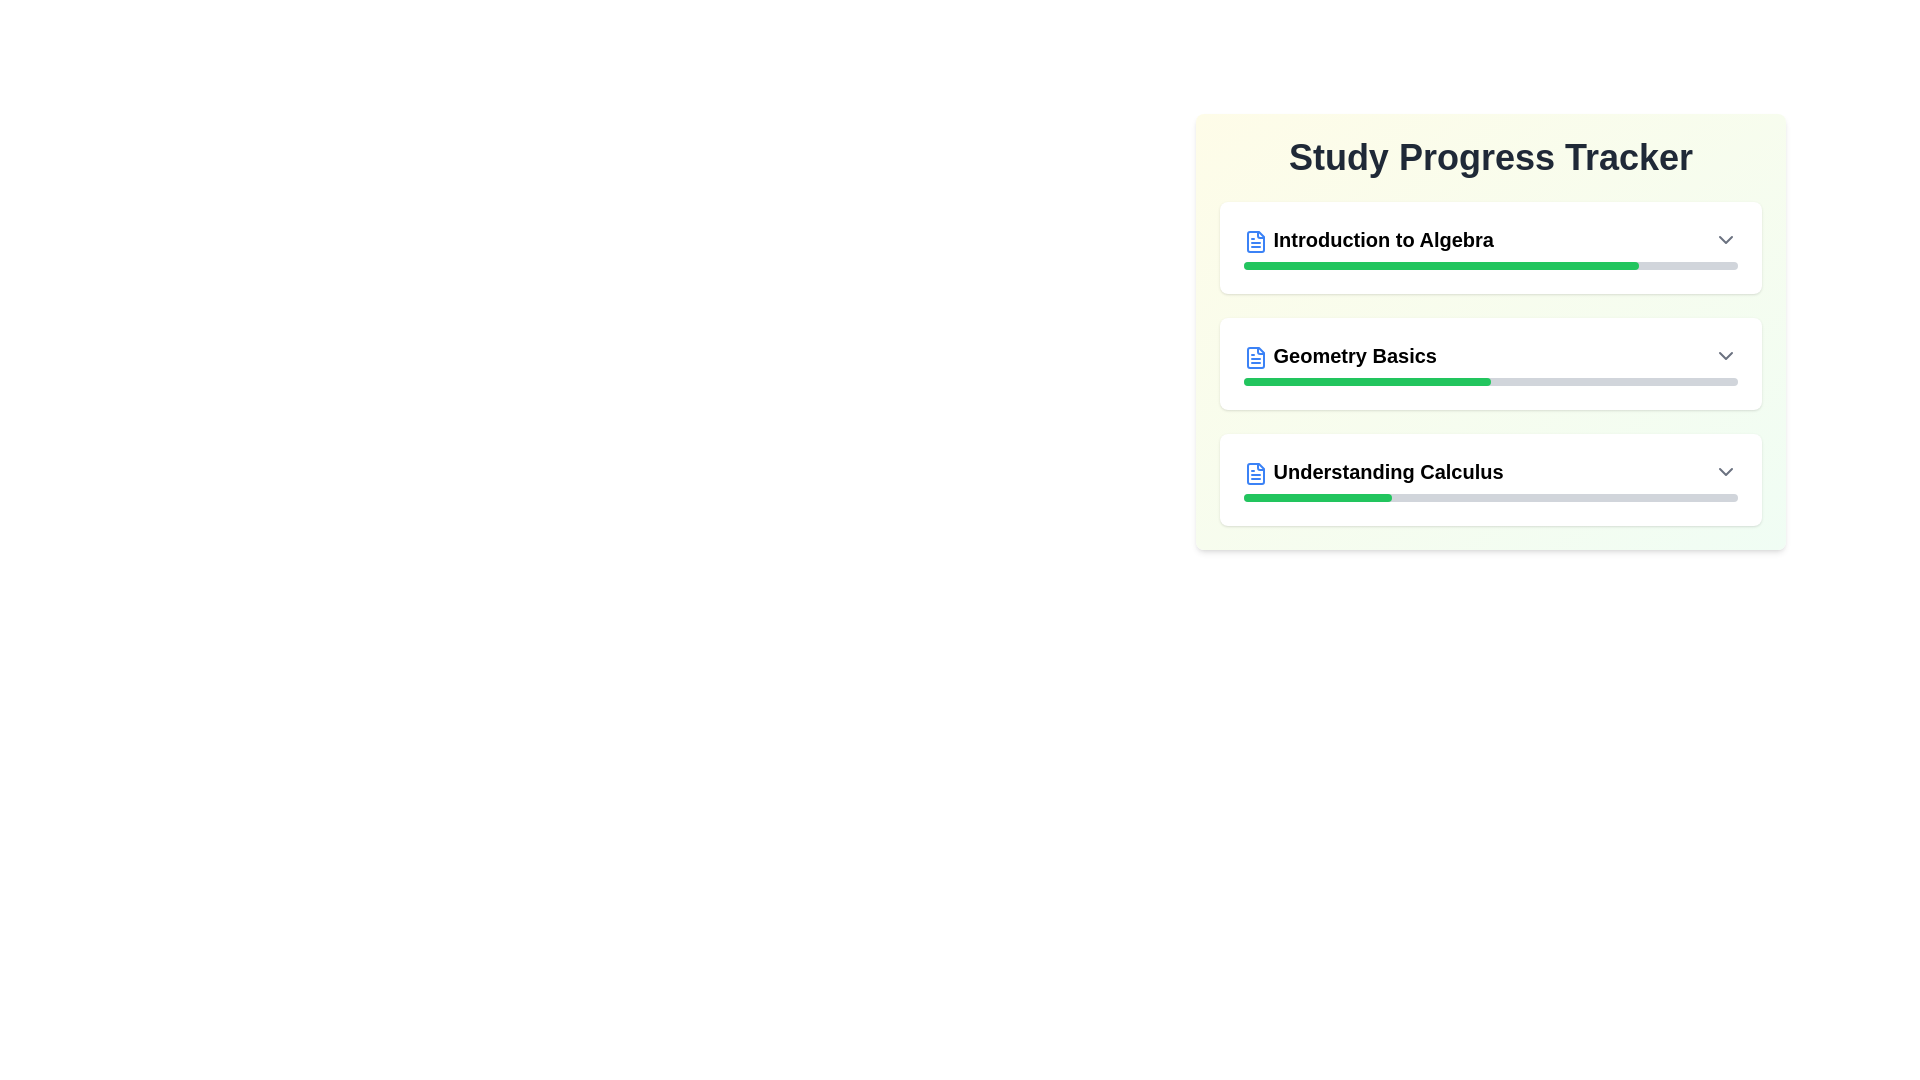  I want to click on text label titled 'Understanding Calculus' located in the third position of the vertical list under 'Study Progress Tracker', so click(1372, 471).